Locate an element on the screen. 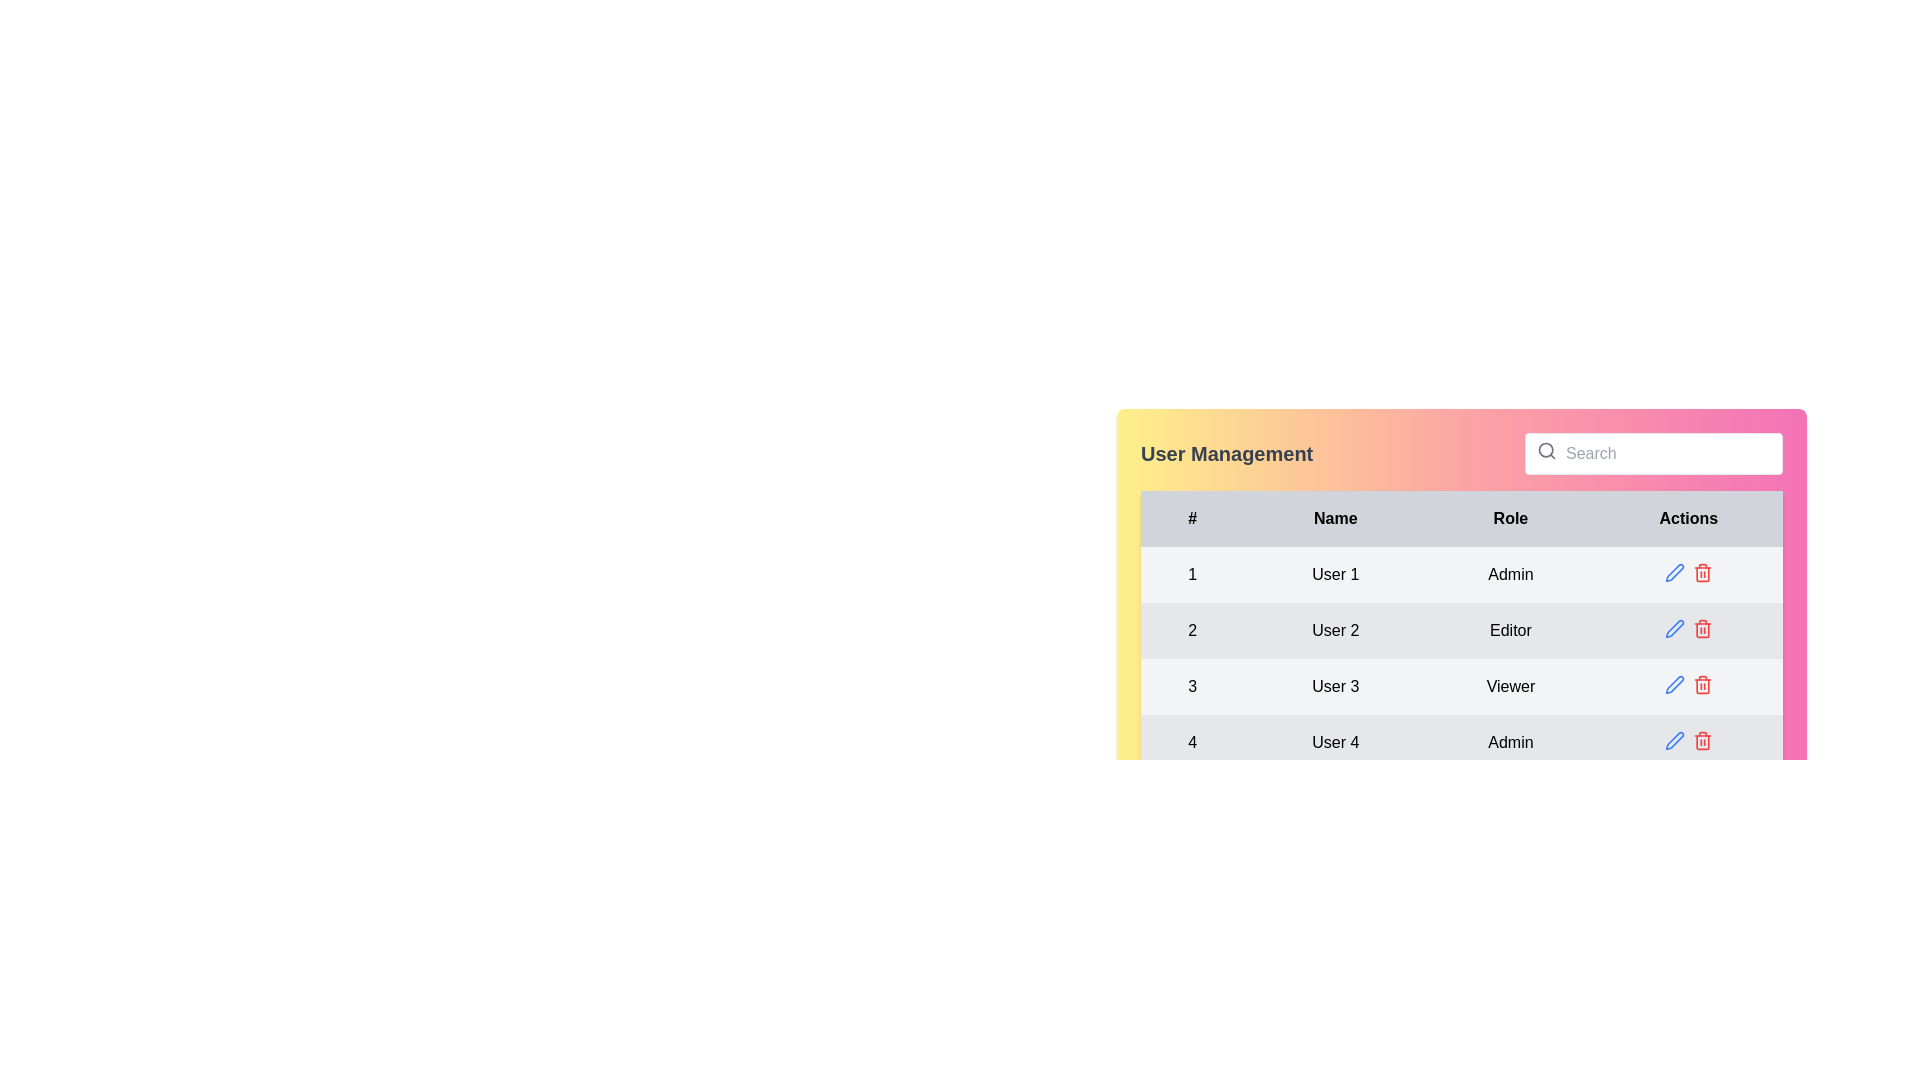 Image resolution: width=1920 pixels, height=1080 pixels. the circular icon within the search SVG icon, which represents the inner part of the magnifying glass is located at coordinates (1545, 450).